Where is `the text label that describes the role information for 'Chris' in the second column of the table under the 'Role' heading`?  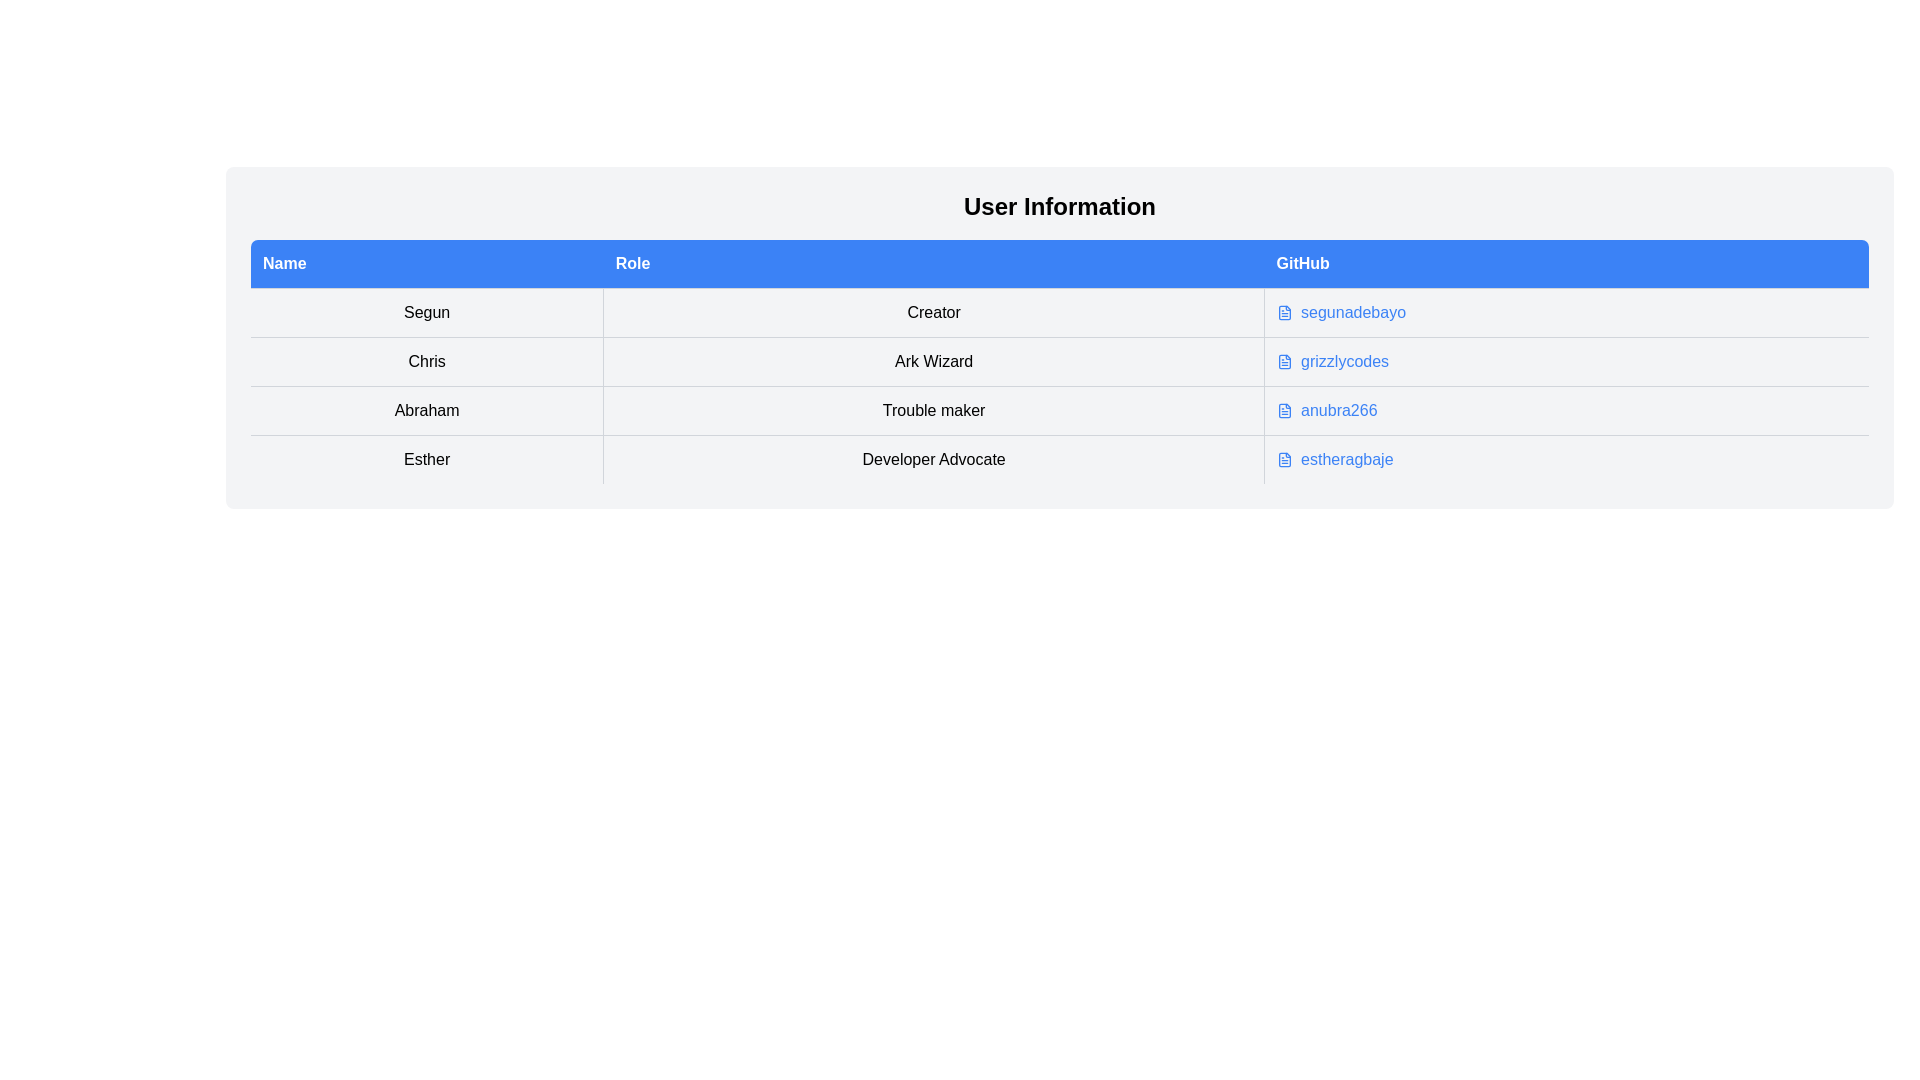 the text label that describes the role information for 'Chris' in the second column of the table under the 'Role' heading is located at coordinates (933, 362).